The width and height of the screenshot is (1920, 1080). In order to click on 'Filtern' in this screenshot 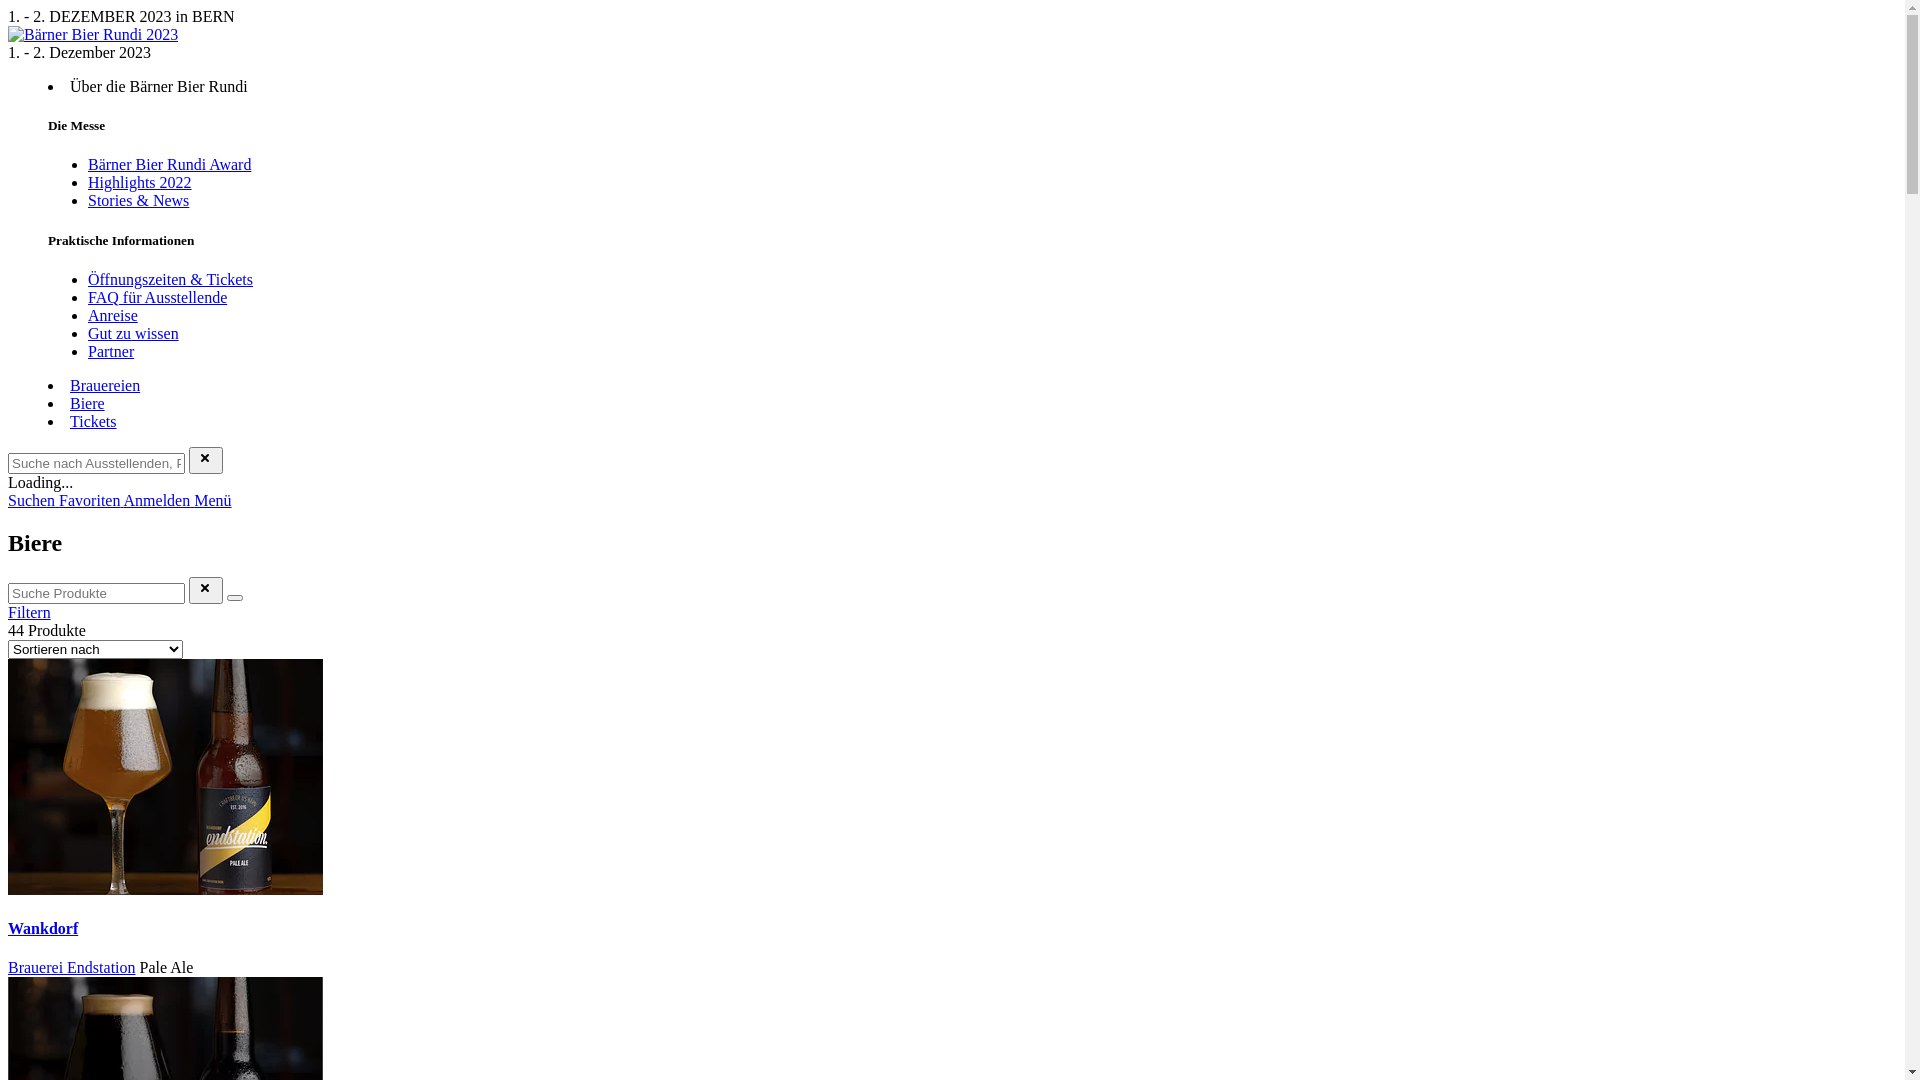, I will do `click(29, 611)`.